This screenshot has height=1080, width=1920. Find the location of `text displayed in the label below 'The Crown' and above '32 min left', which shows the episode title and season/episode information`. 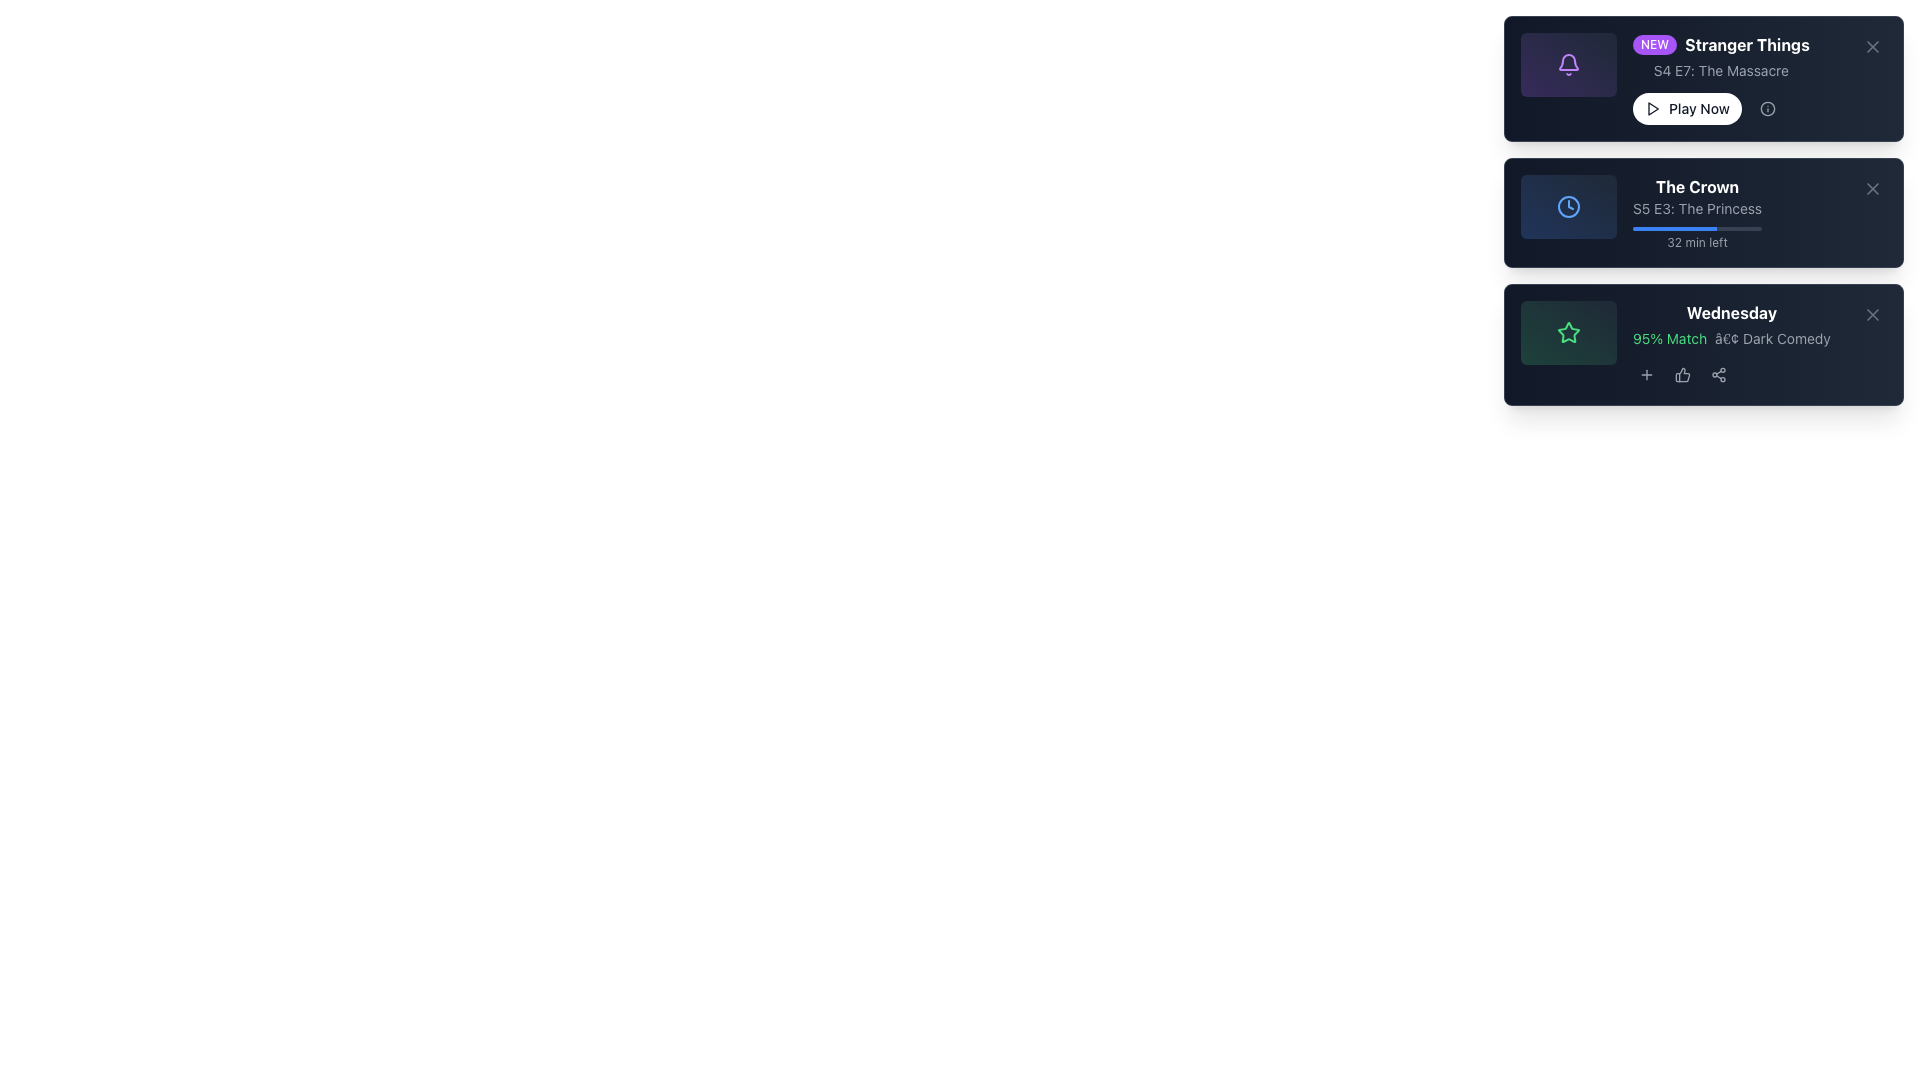

text displayed in the label below 'The Crown' and above '32 min left', which shows the episode title and season/episode information is located at coordinates (1696, 208).